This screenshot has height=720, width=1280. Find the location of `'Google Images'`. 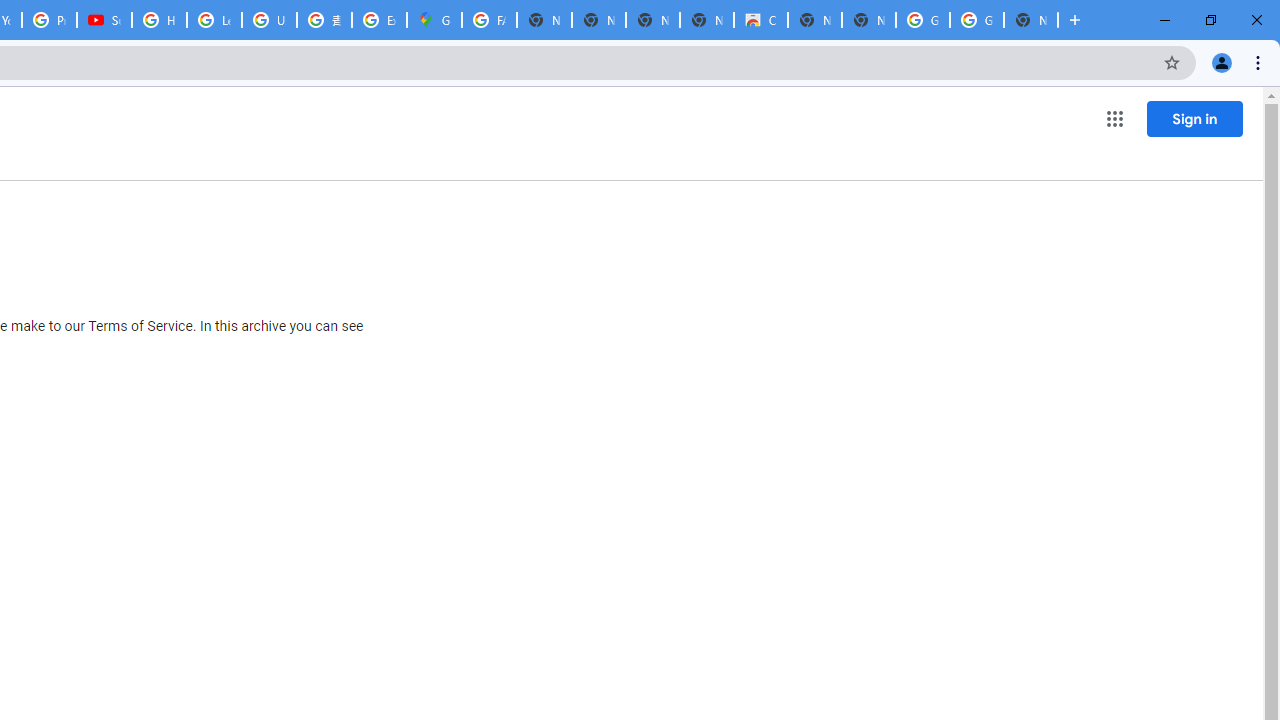

'Google Images' is located at coordinates (976, 20).